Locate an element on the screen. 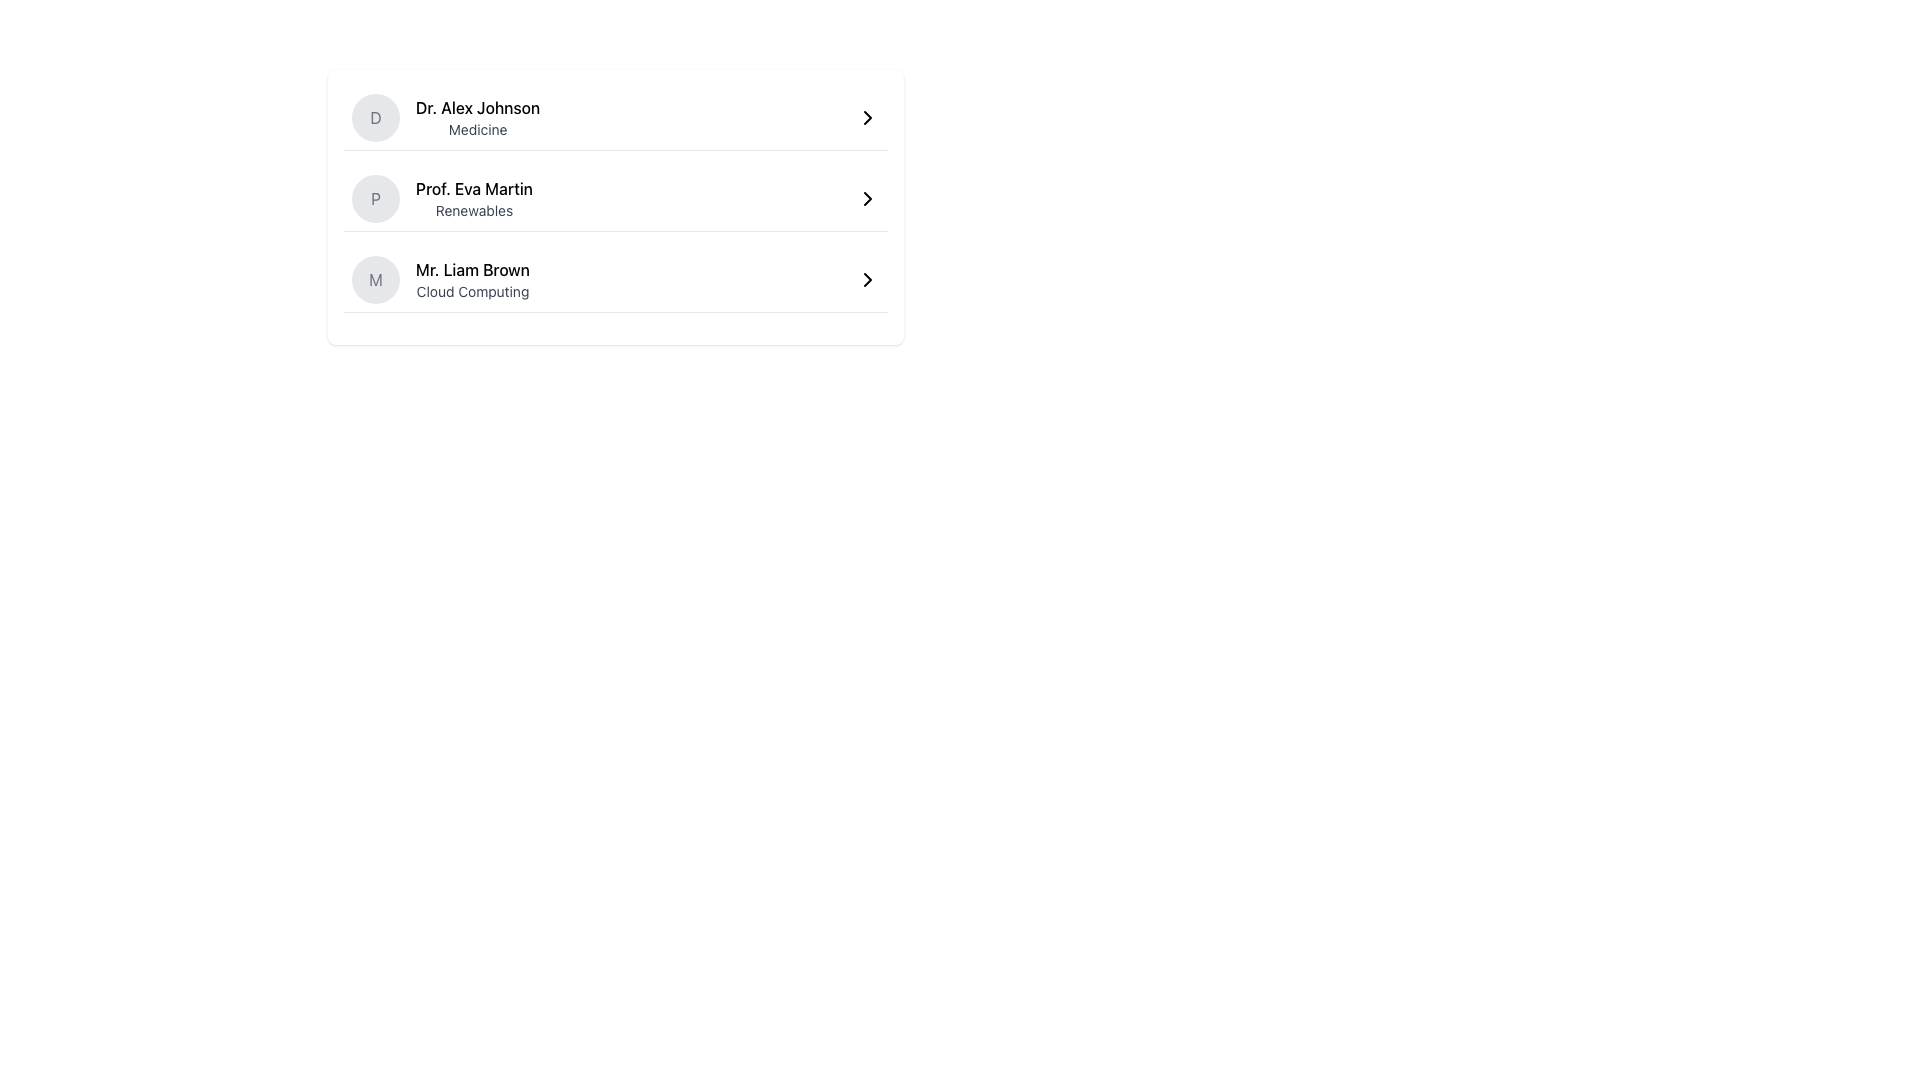  the chevron icon located at the right end of the list item for 'Mr. Liam Brown' with the subtitle 'Cloud Computing' is located at coordinates (868, 280).